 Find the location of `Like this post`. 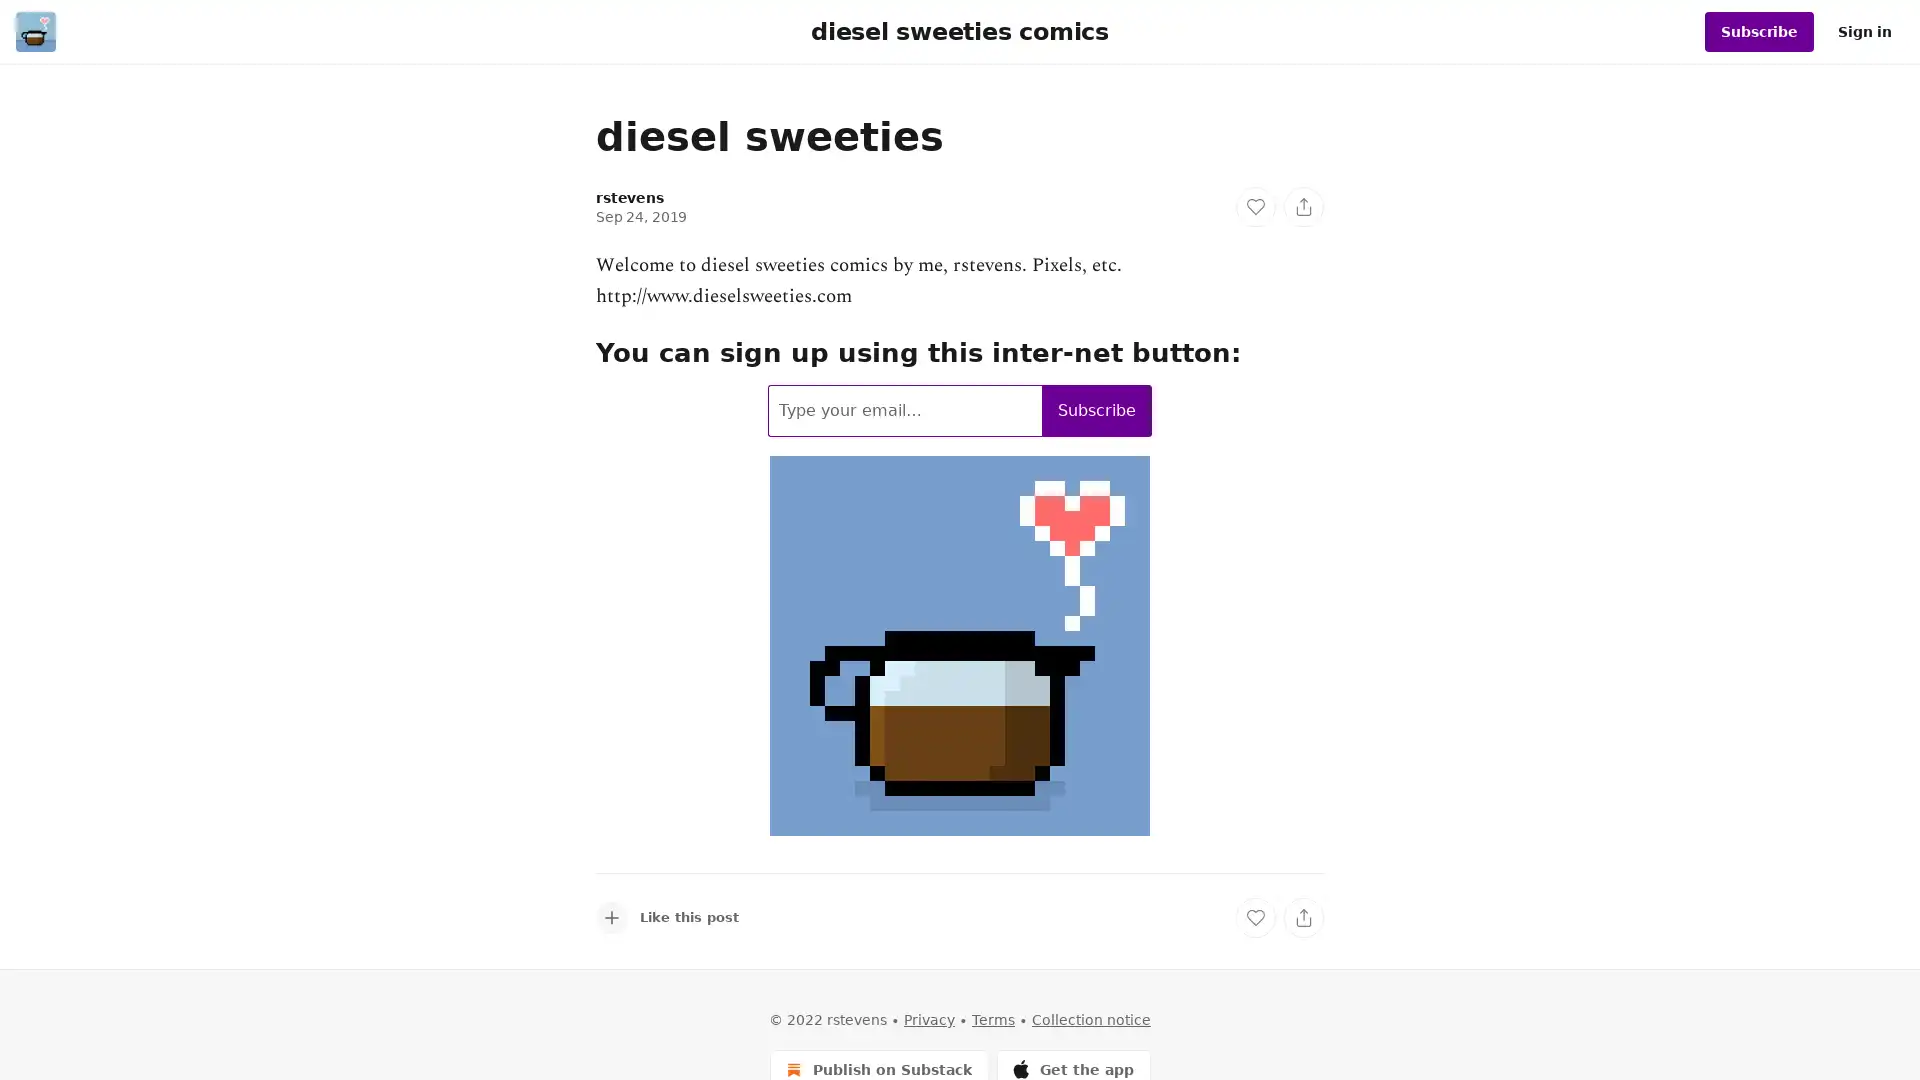

Like this post is located at coordinates (667, 917).